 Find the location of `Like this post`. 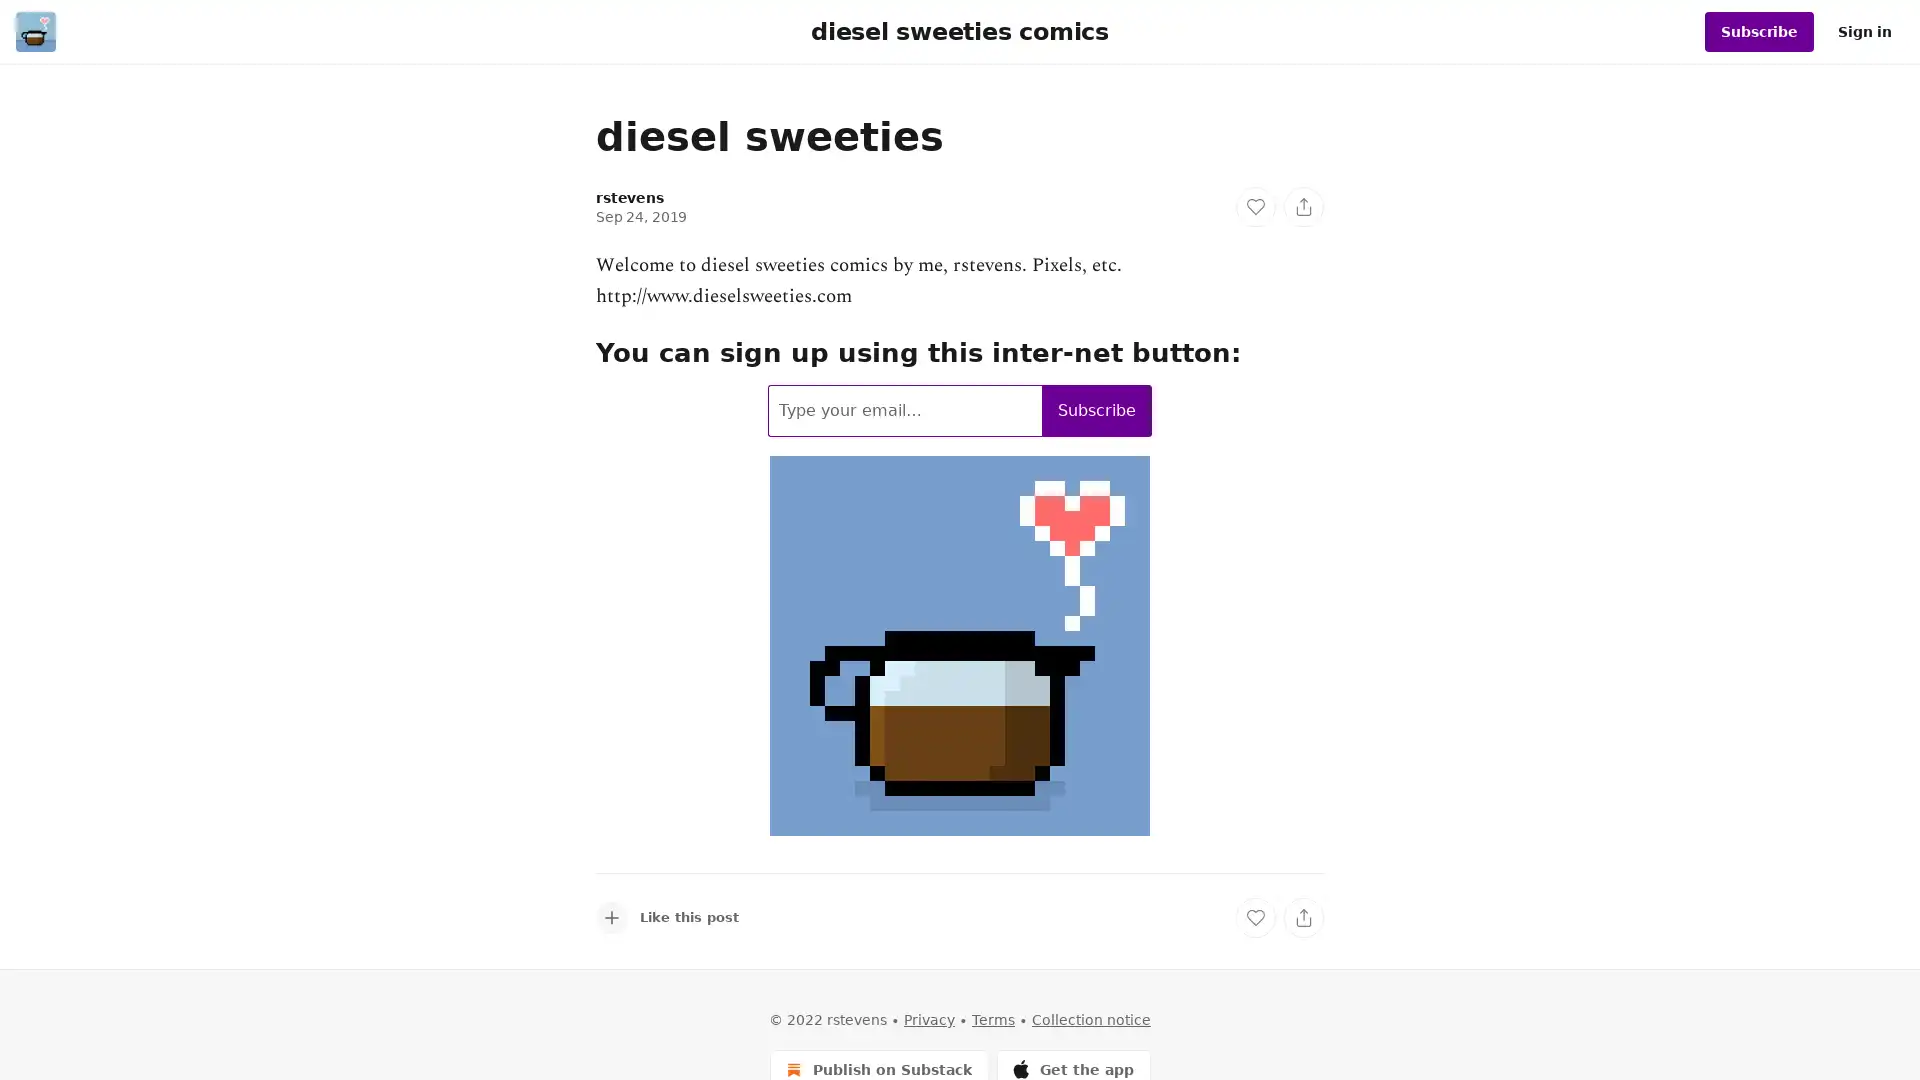

Like this post is located at coordinates (667, 917).